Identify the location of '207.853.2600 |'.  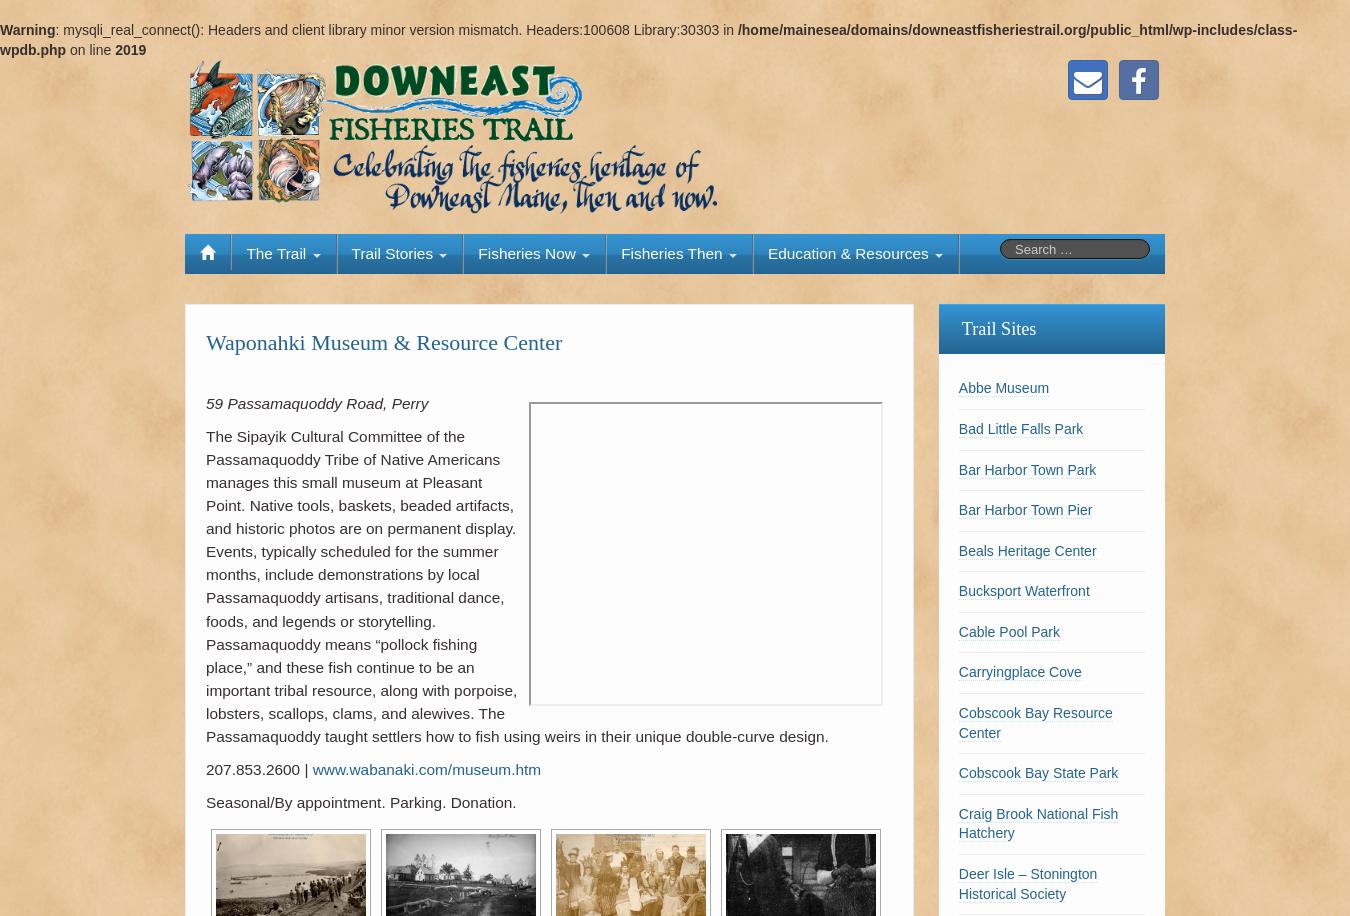
(258, 768).